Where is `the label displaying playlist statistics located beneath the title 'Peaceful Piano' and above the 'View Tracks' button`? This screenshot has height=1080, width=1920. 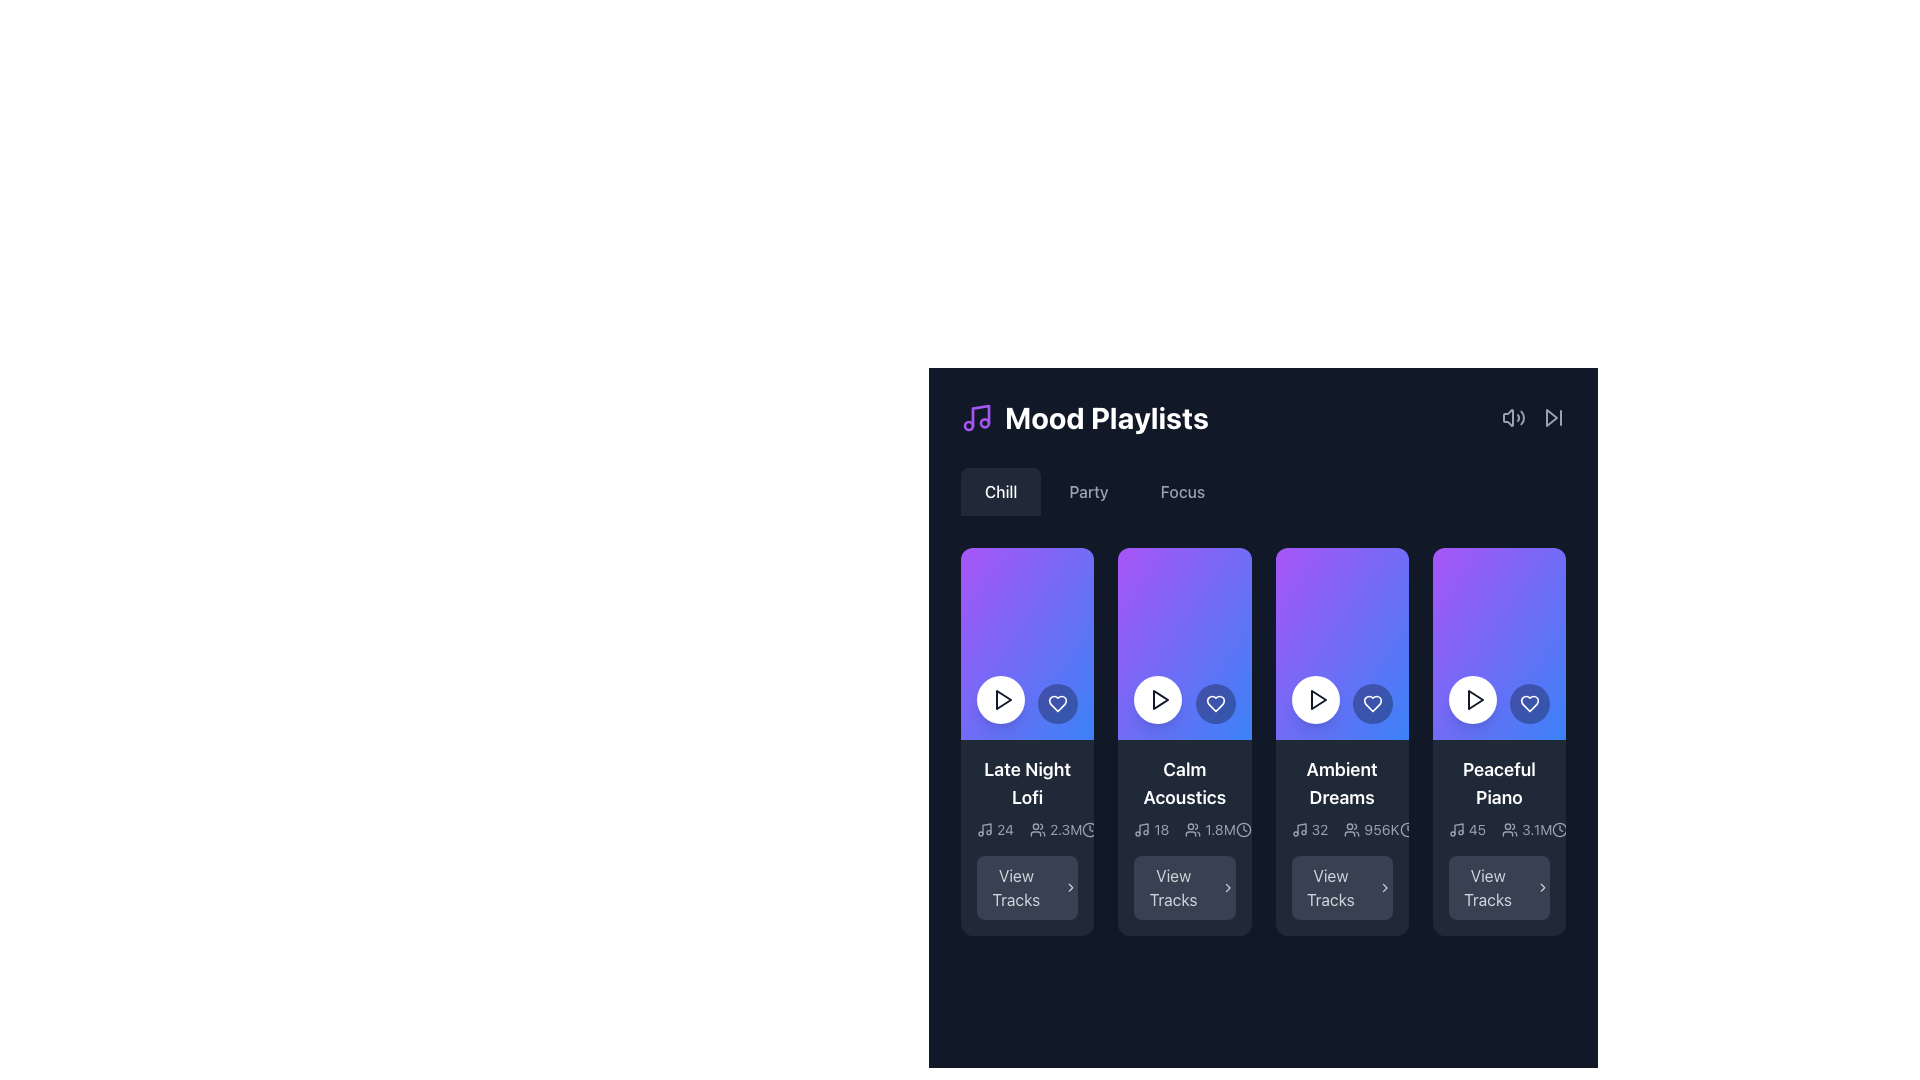 the label displaying playlist statistics located beneath the title 'Peaceful Piano' and above the 'View Tracks' button is located at coordinates (1499, 829).